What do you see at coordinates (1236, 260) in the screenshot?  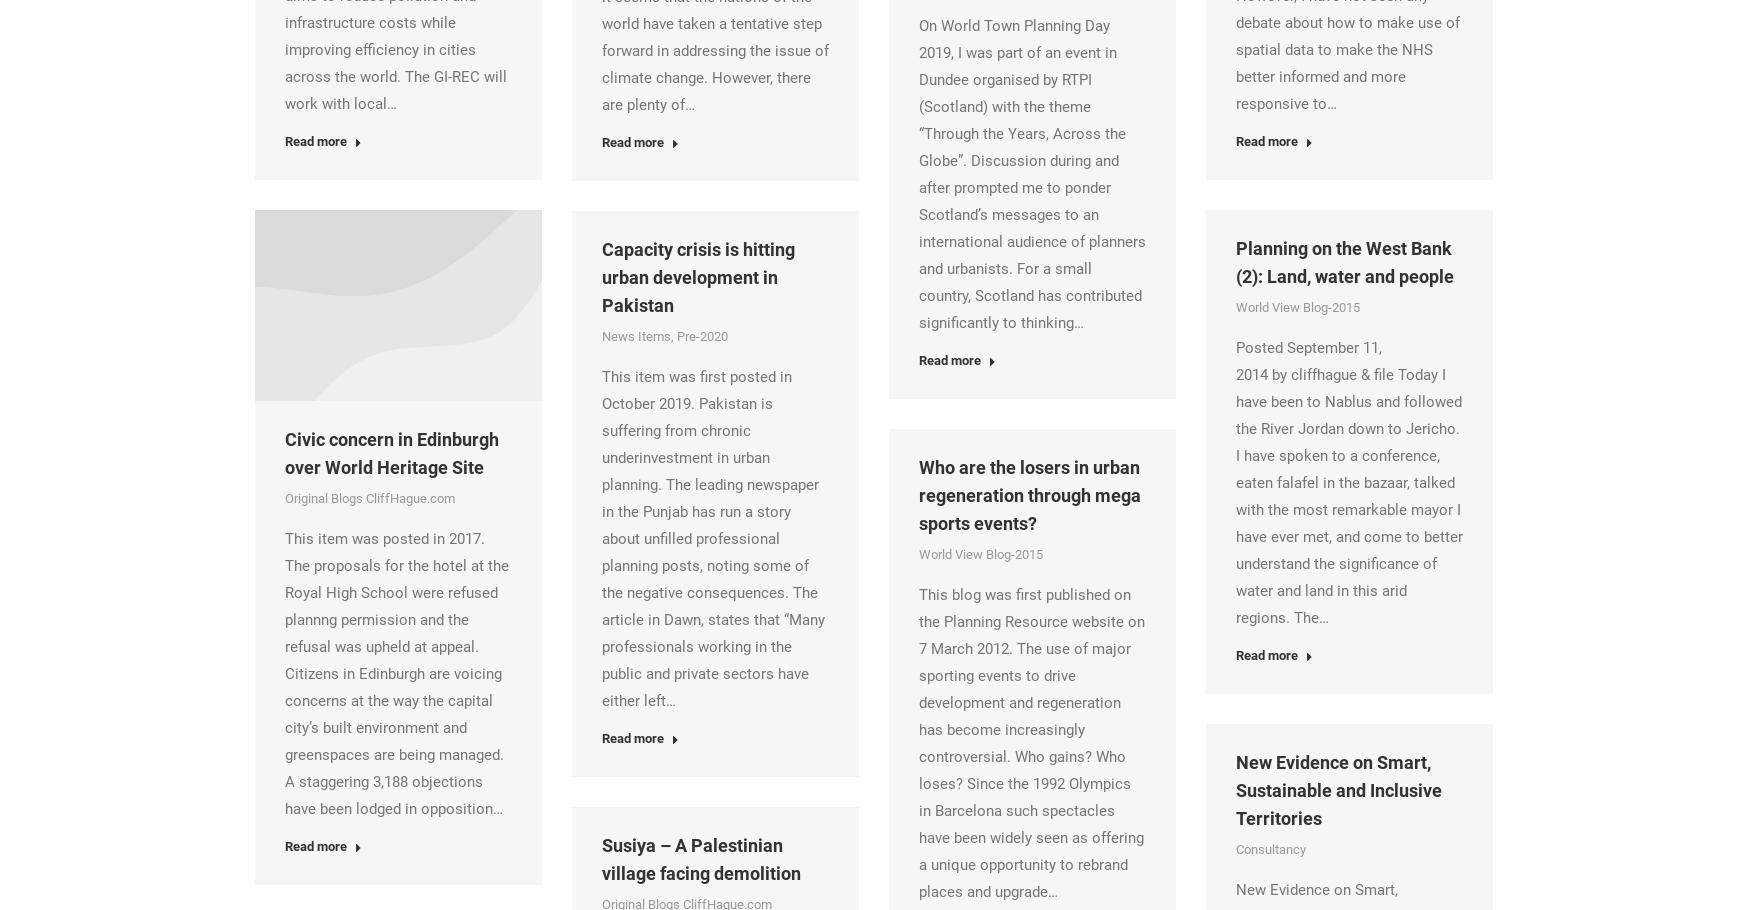 I see `'Planning on the West Bank (2): Land, water and people'` at bounding box center [1236, 260].